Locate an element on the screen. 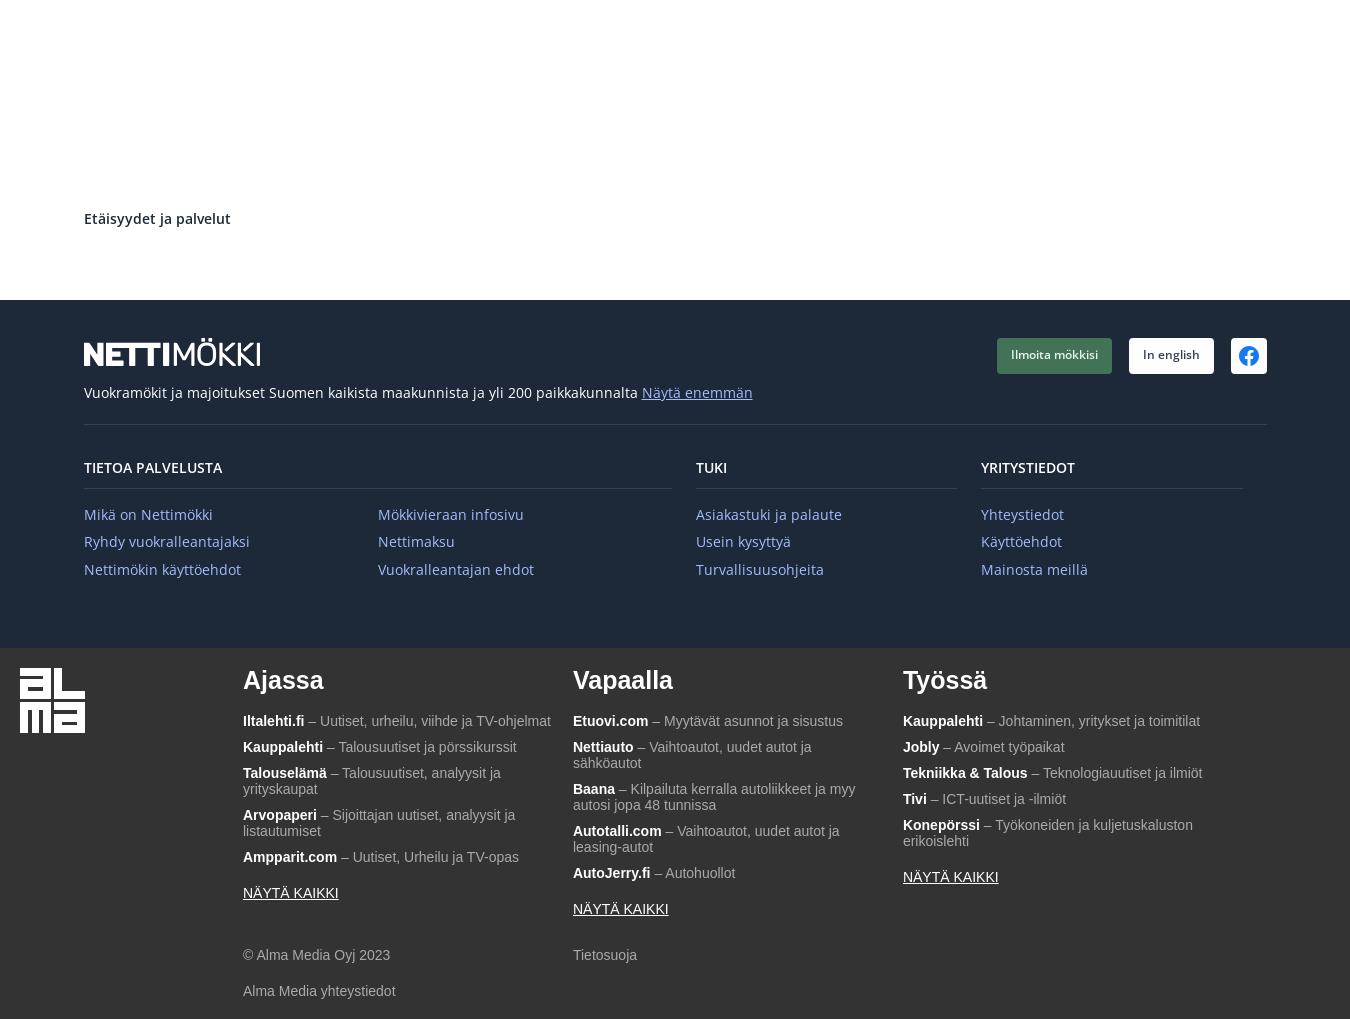 This screenshot has width=1350, height=1019. 'Ampparit.com' is located at coordinates (242, 855).